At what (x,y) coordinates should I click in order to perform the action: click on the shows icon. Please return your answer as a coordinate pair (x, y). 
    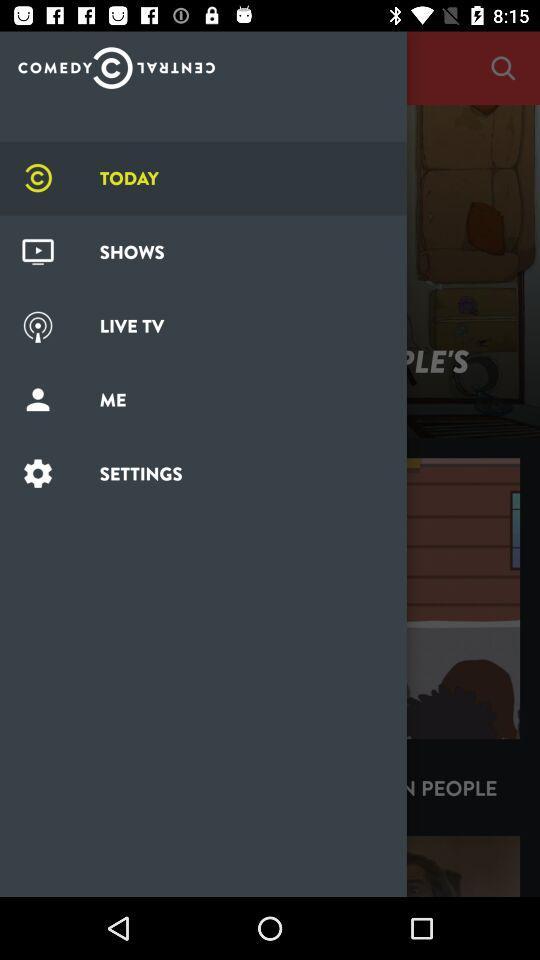
    Looking at the image, I should click on (38, 251).